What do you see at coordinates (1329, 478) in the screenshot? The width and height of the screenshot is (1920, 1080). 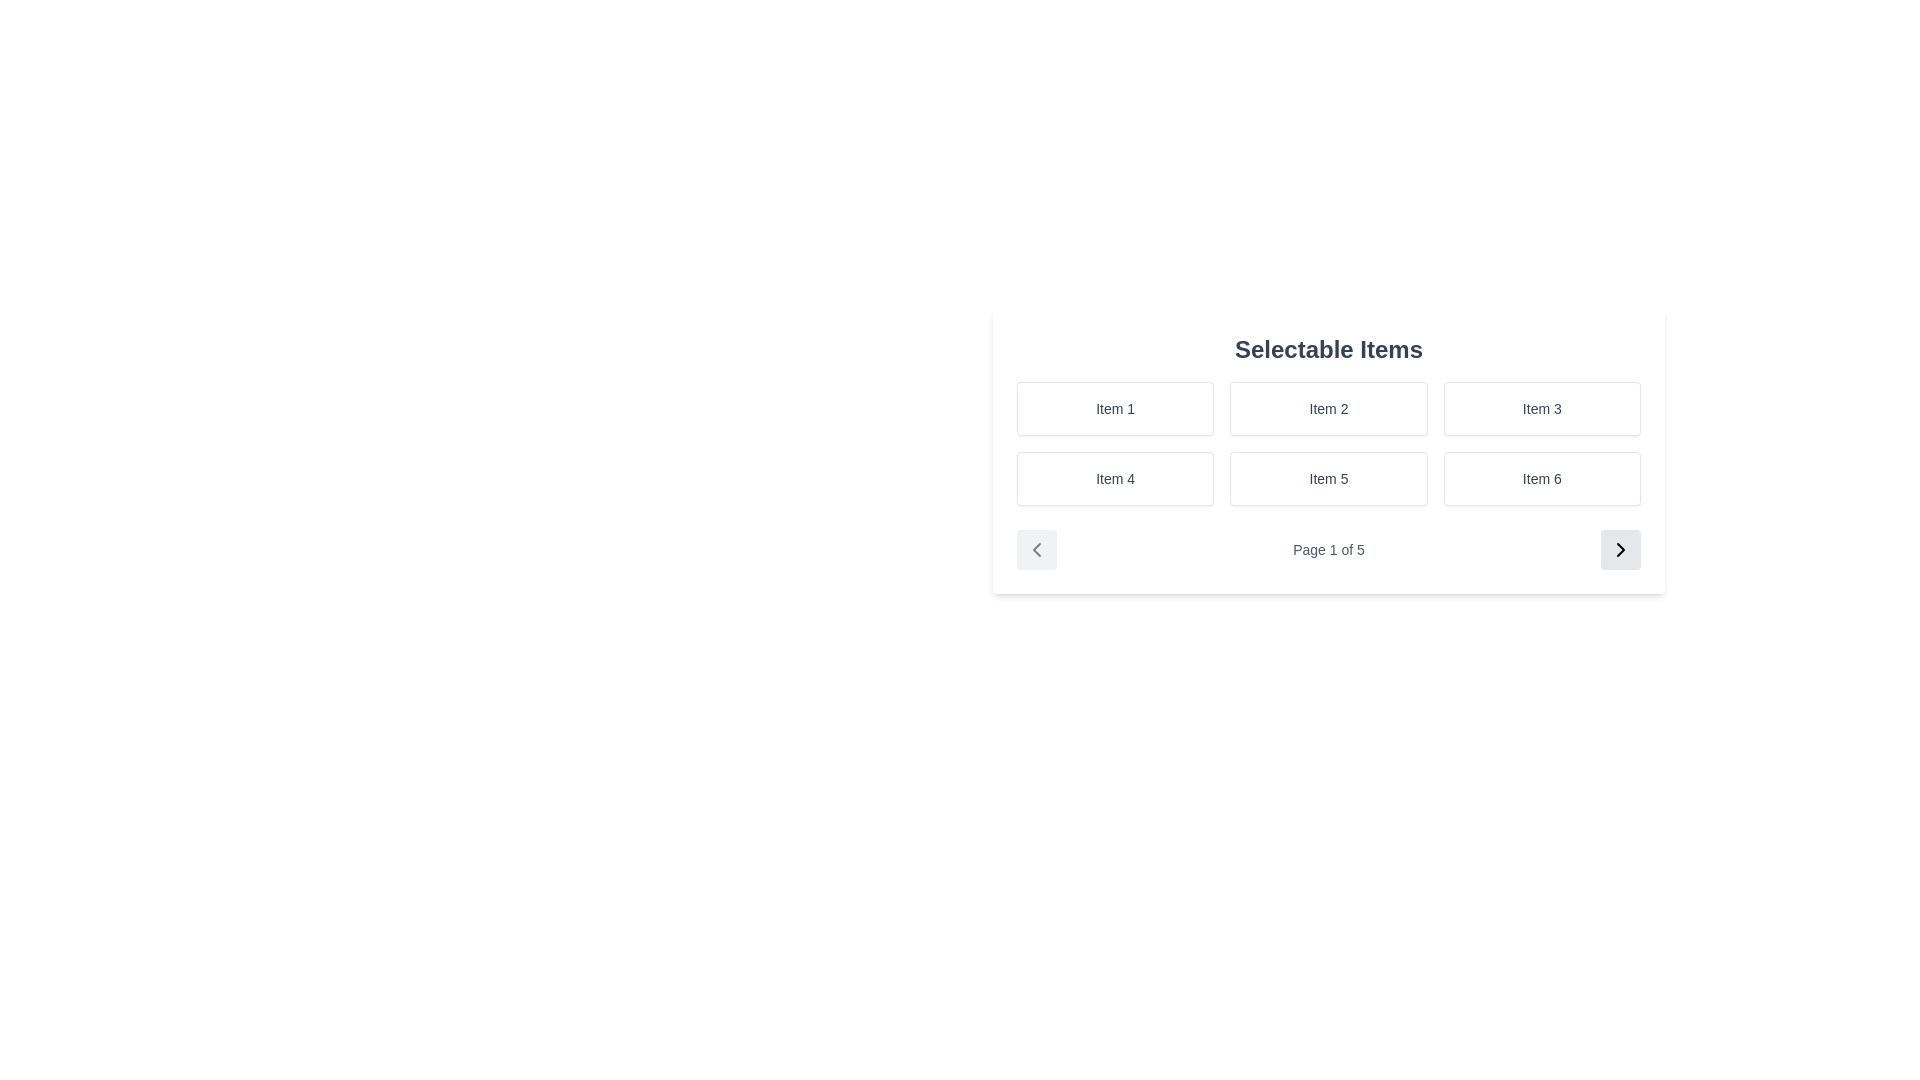 I see `the label text that serves as a title for the fifth selectable item in the grid of selectable items` at bounding box center [1329, 478].